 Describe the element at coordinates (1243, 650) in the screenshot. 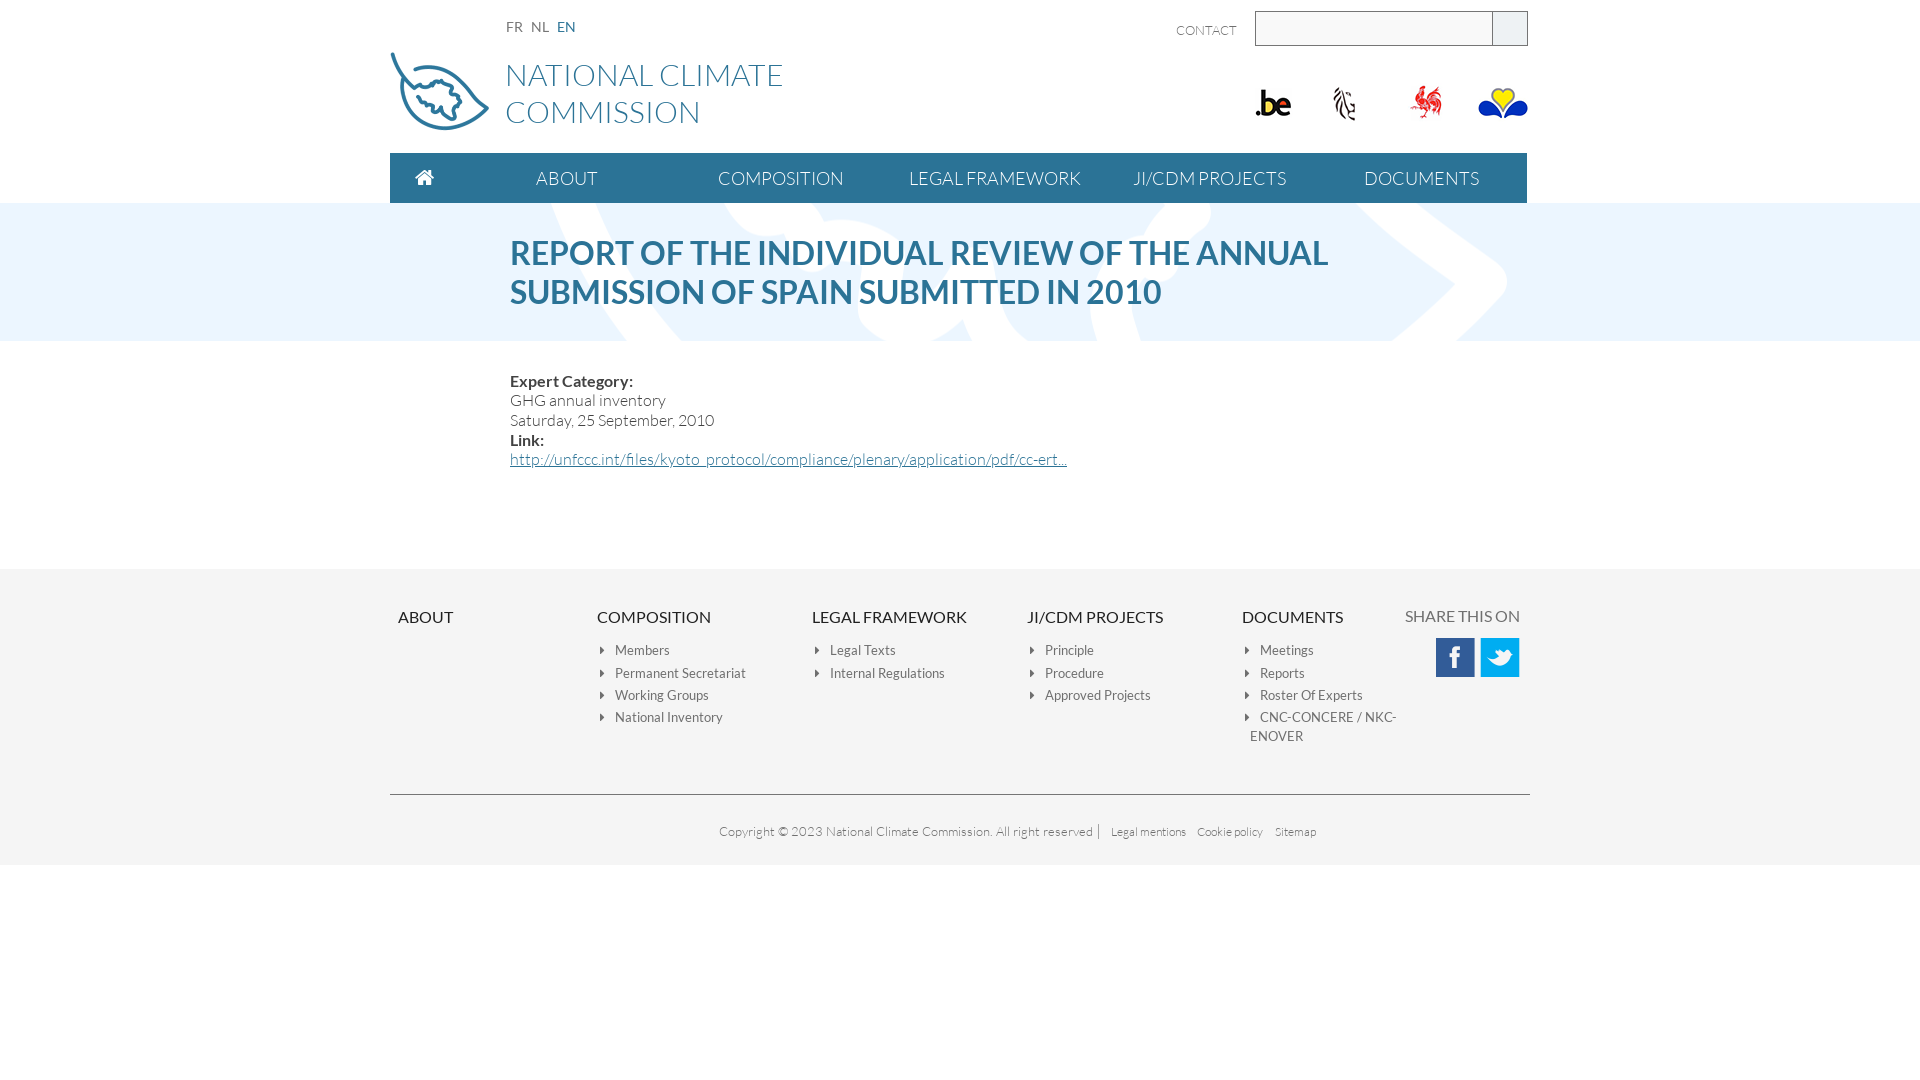

I see `'Meetings'` at that location.